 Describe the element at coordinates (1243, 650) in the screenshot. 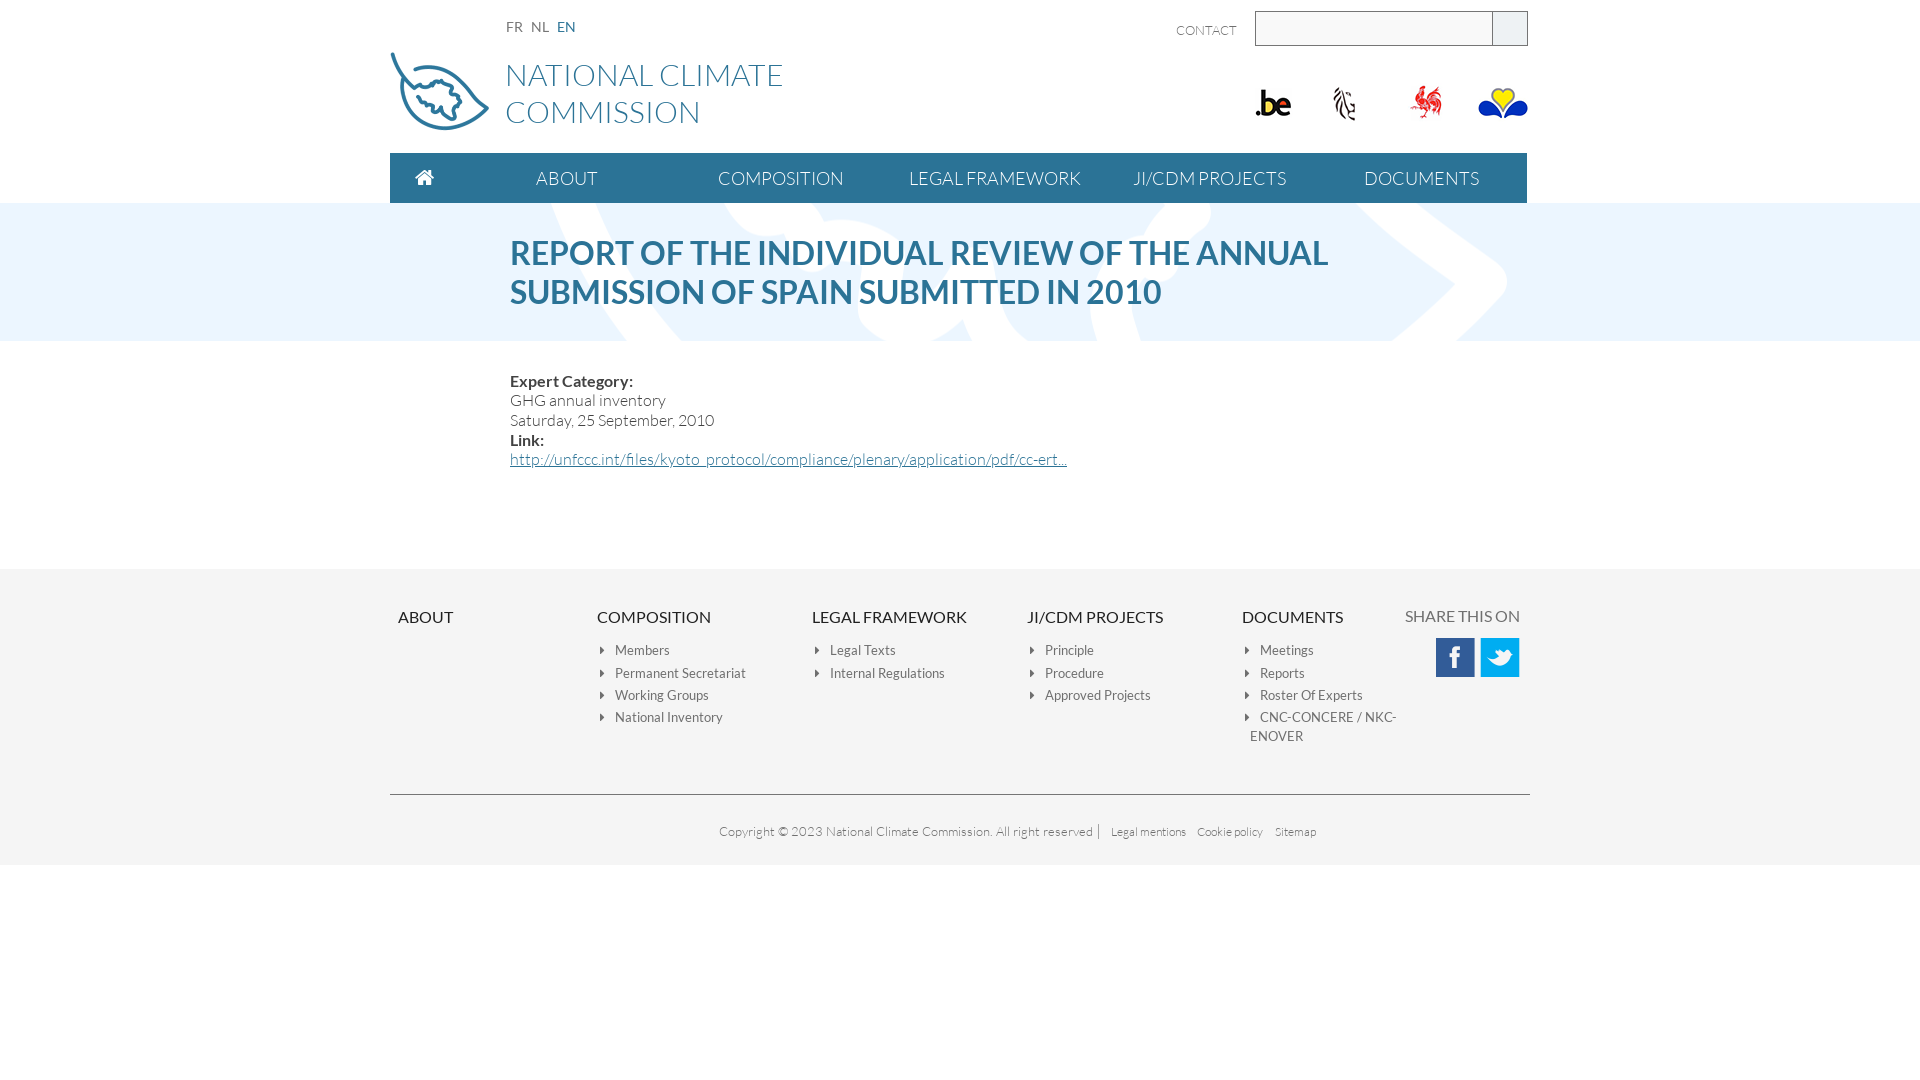

I see `'Meetings'` at that location.